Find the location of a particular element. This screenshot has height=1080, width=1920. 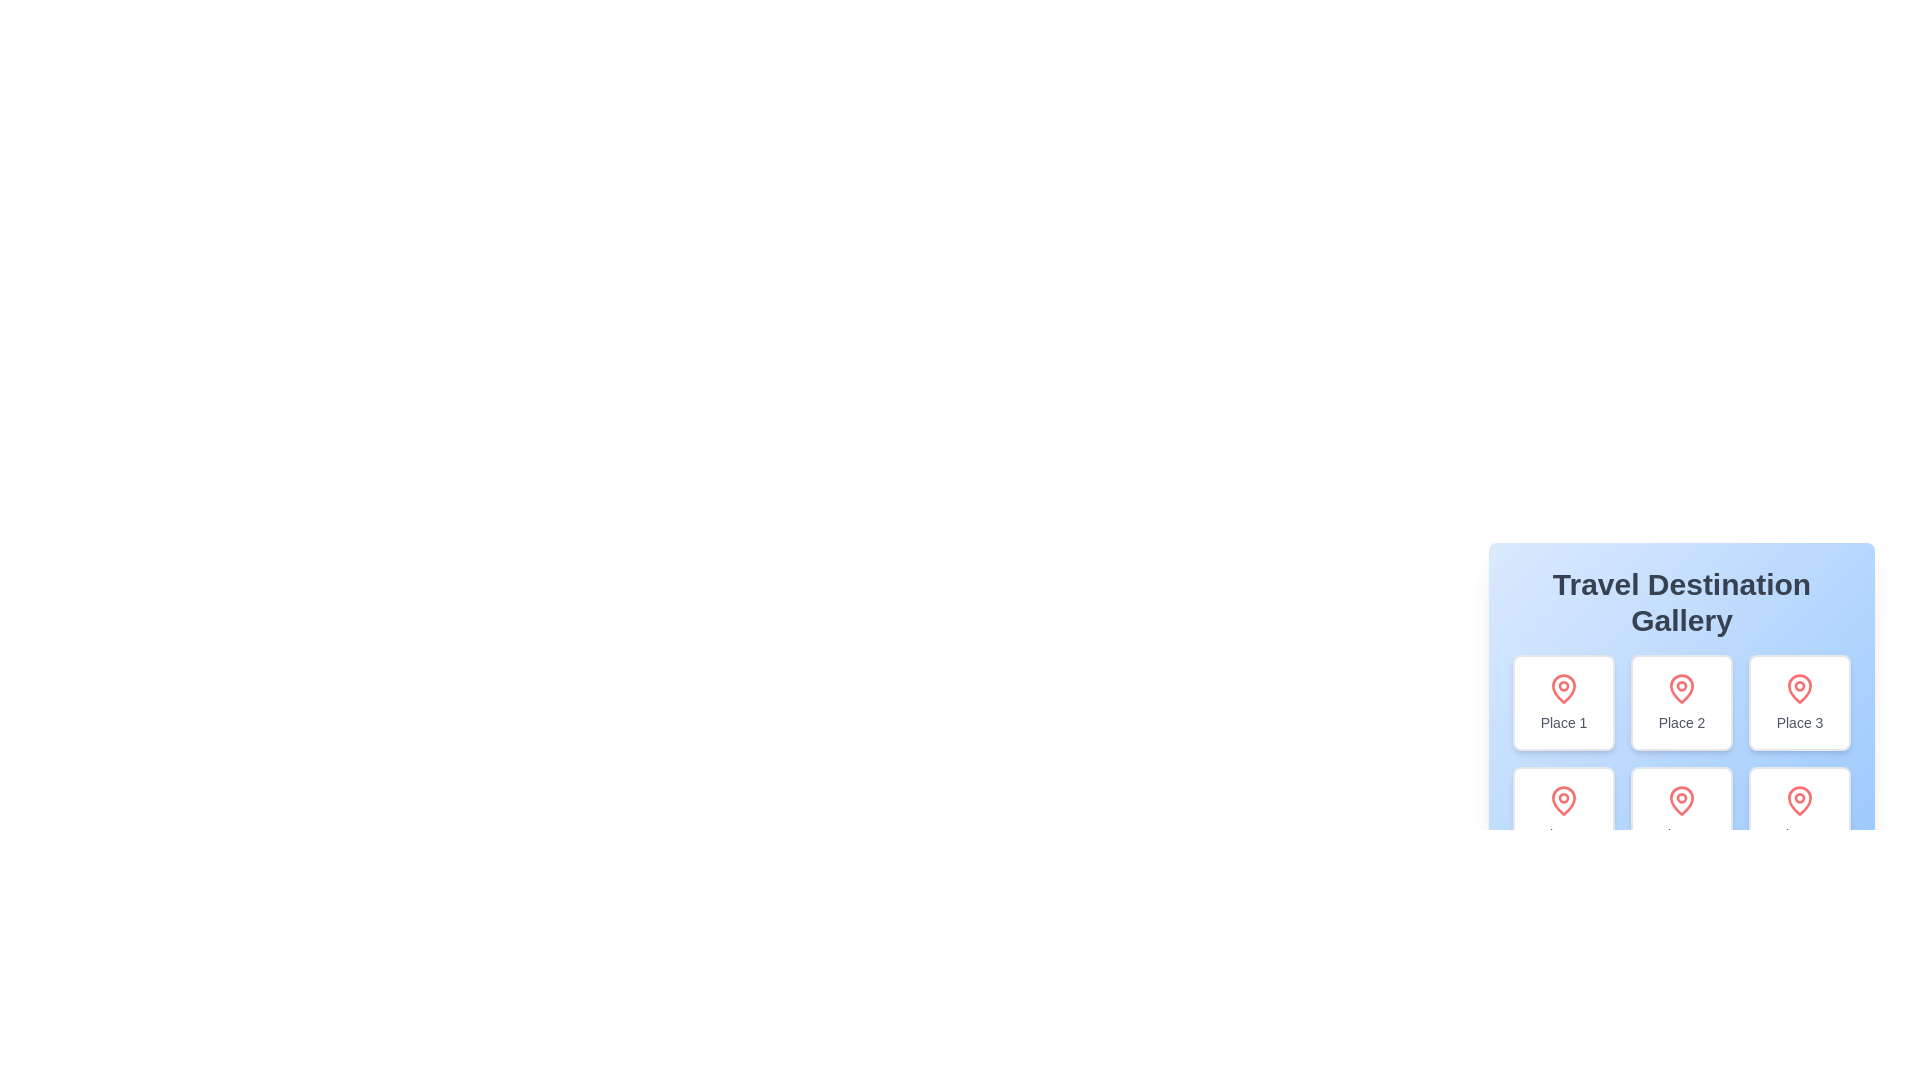

the icon representing 'Place 3' located in the top-right card of the 'Travel Destination Gallery' is located at coordinates (1800, 688).